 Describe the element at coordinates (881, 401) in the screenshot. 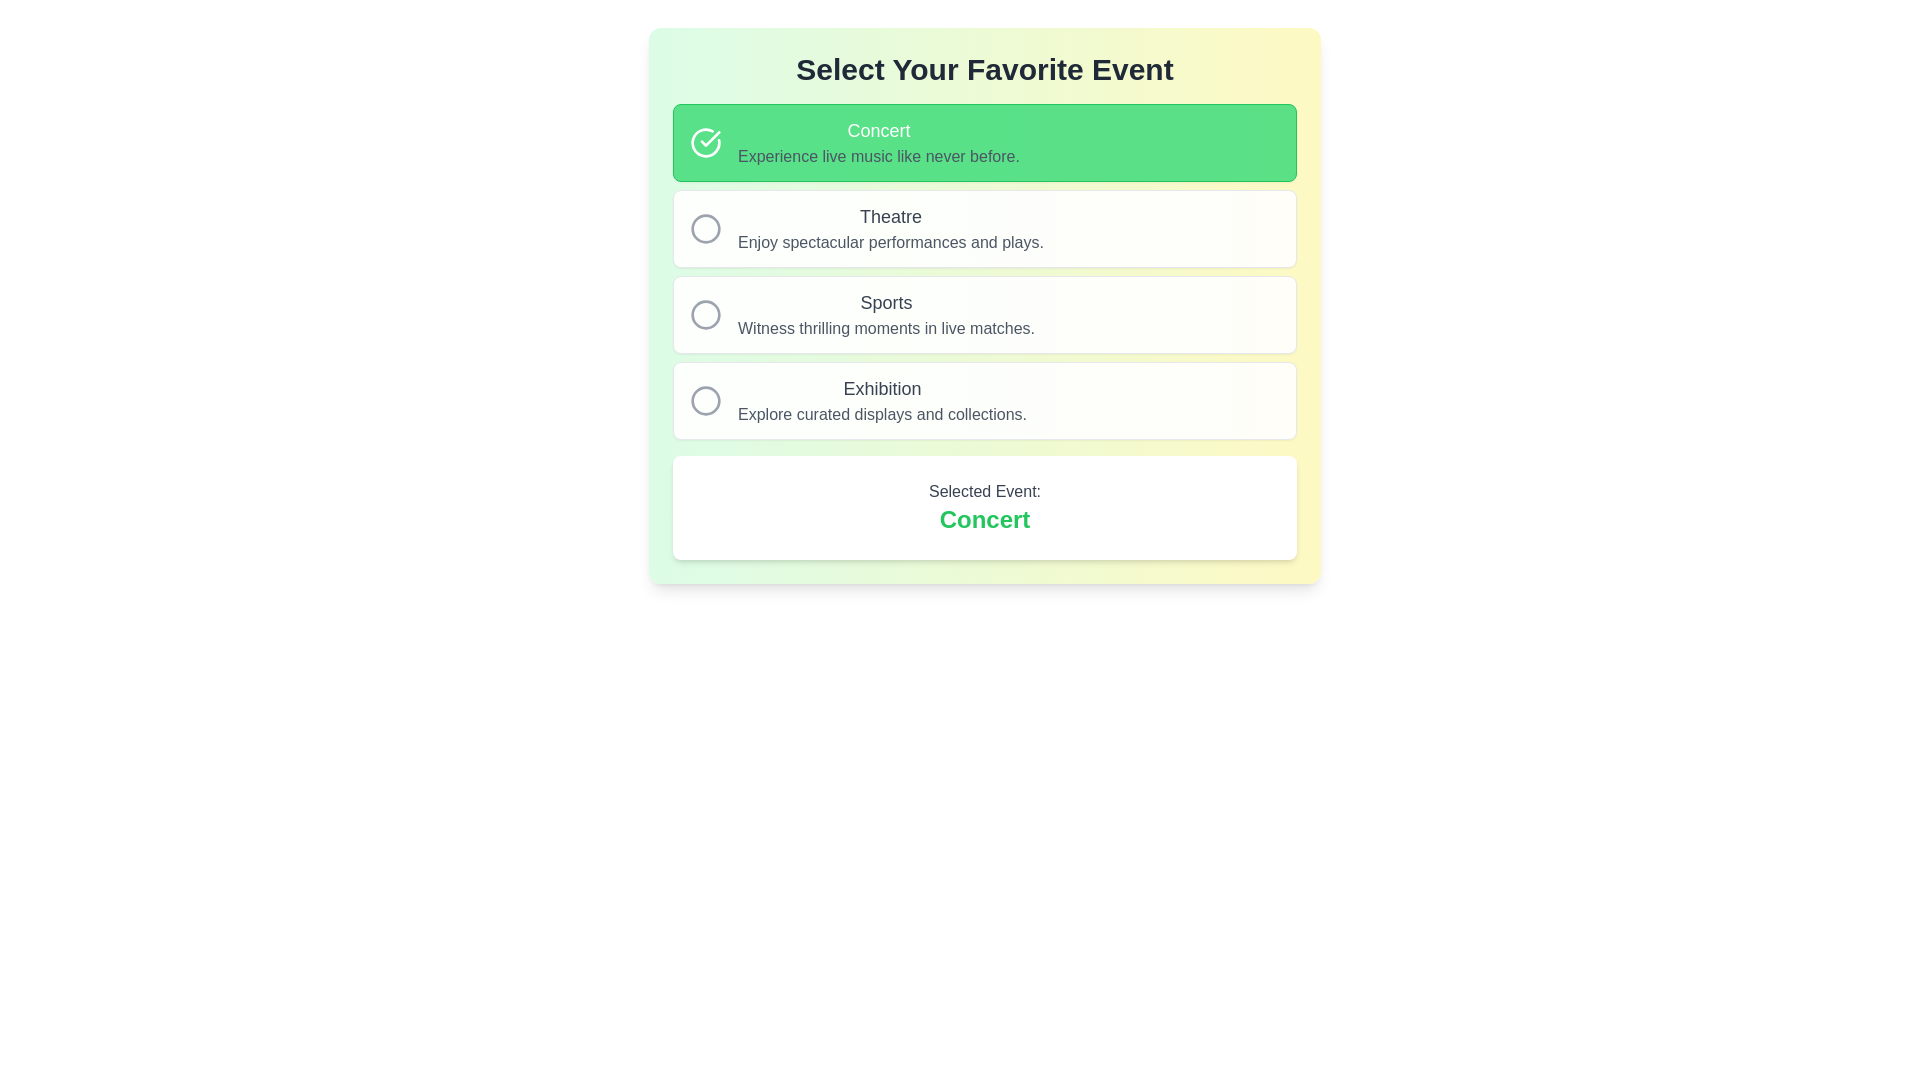

I see `the text label that describes the 'Exhibition' category, which is the fourth option in a vertical list located beneath the 'Sports' option` at that location.